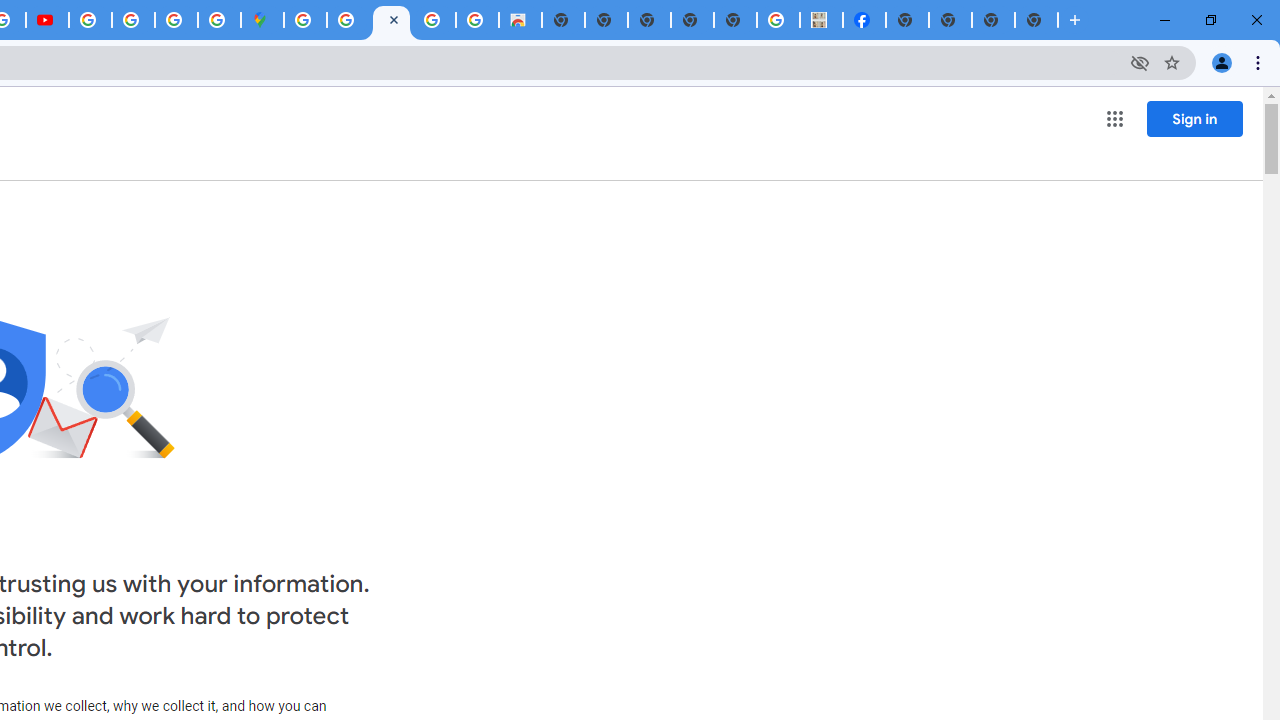 This screenshot has width=1280, height=720. What do you see at coordinates (520, 20) in the screenshot?
I see `'Chrome Web Store - Shopping'` at bounding box center [520, 20].